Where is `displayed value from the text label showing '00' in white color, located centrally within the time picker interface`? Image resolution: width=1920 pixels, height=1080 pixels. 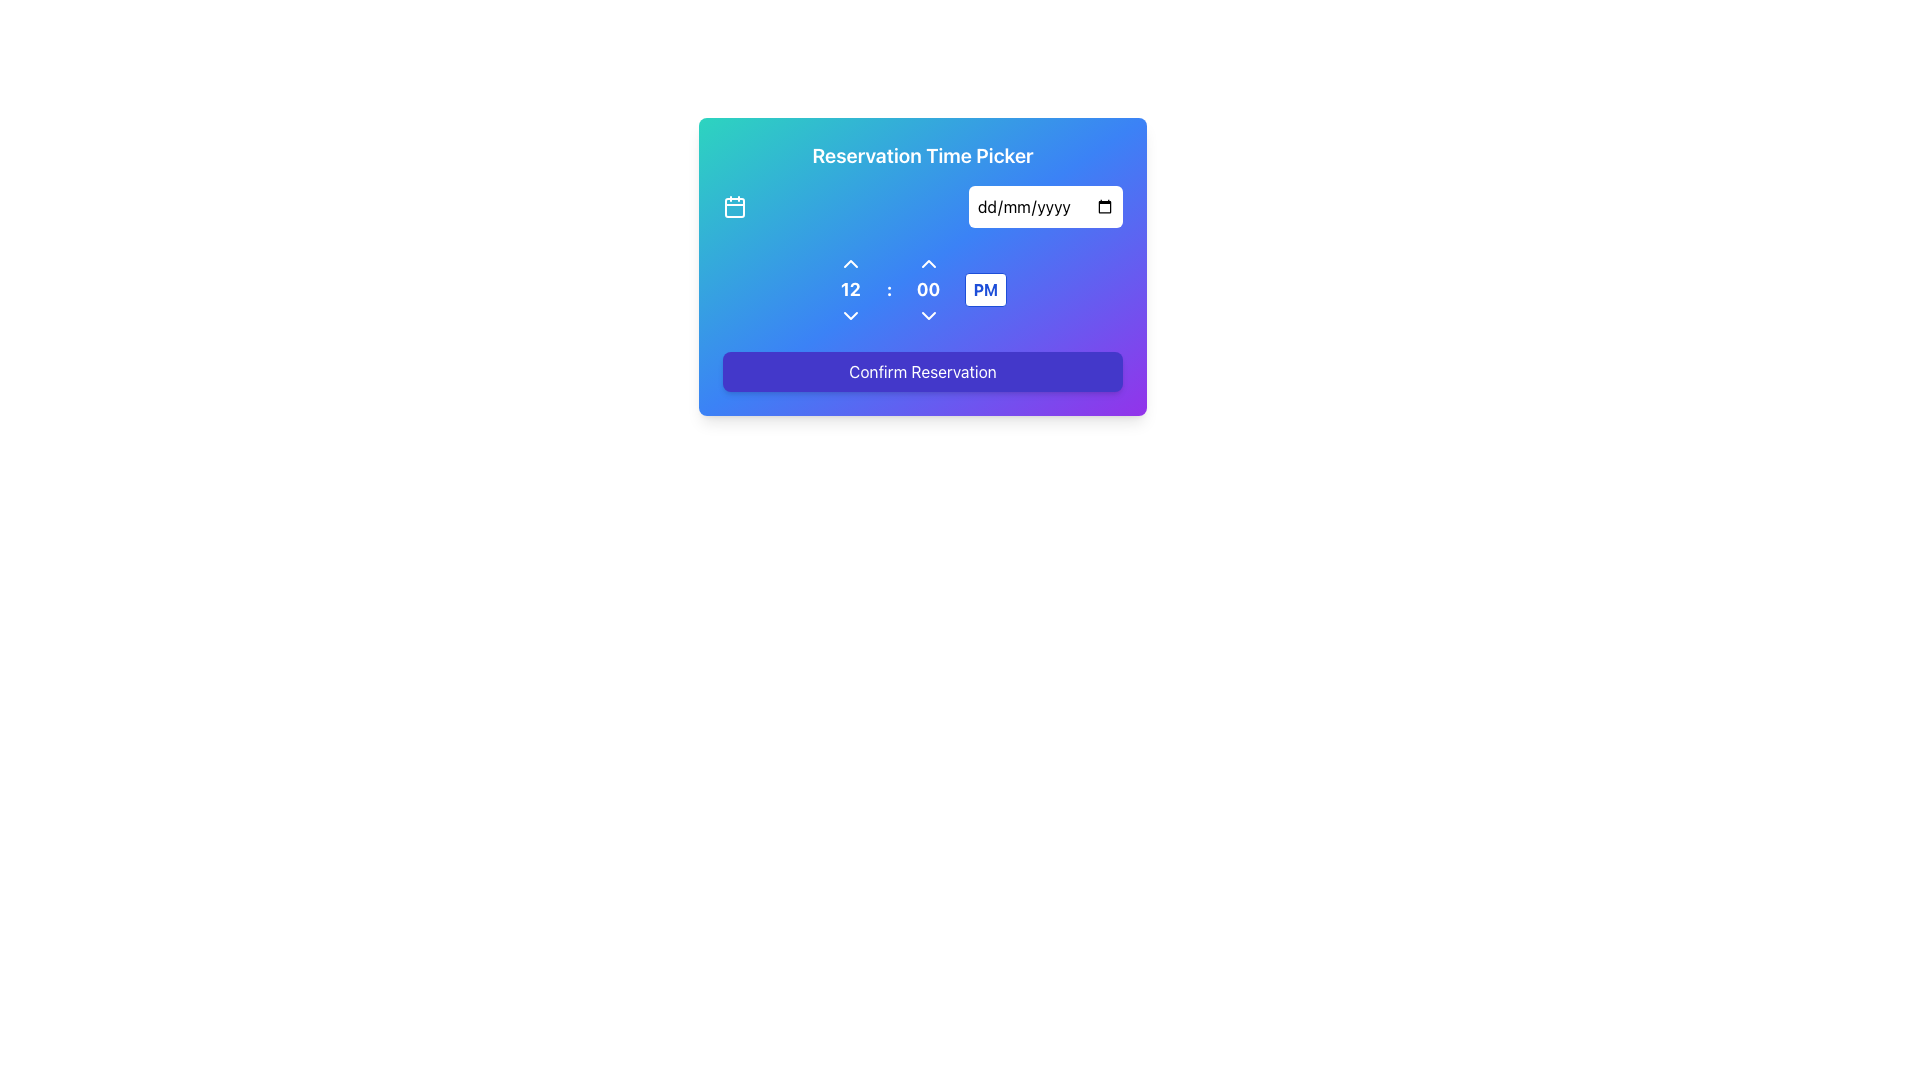 displayed value from the text label showing '00' in white color, located centrally within the time picker interface is located at coordinates (927, 289).